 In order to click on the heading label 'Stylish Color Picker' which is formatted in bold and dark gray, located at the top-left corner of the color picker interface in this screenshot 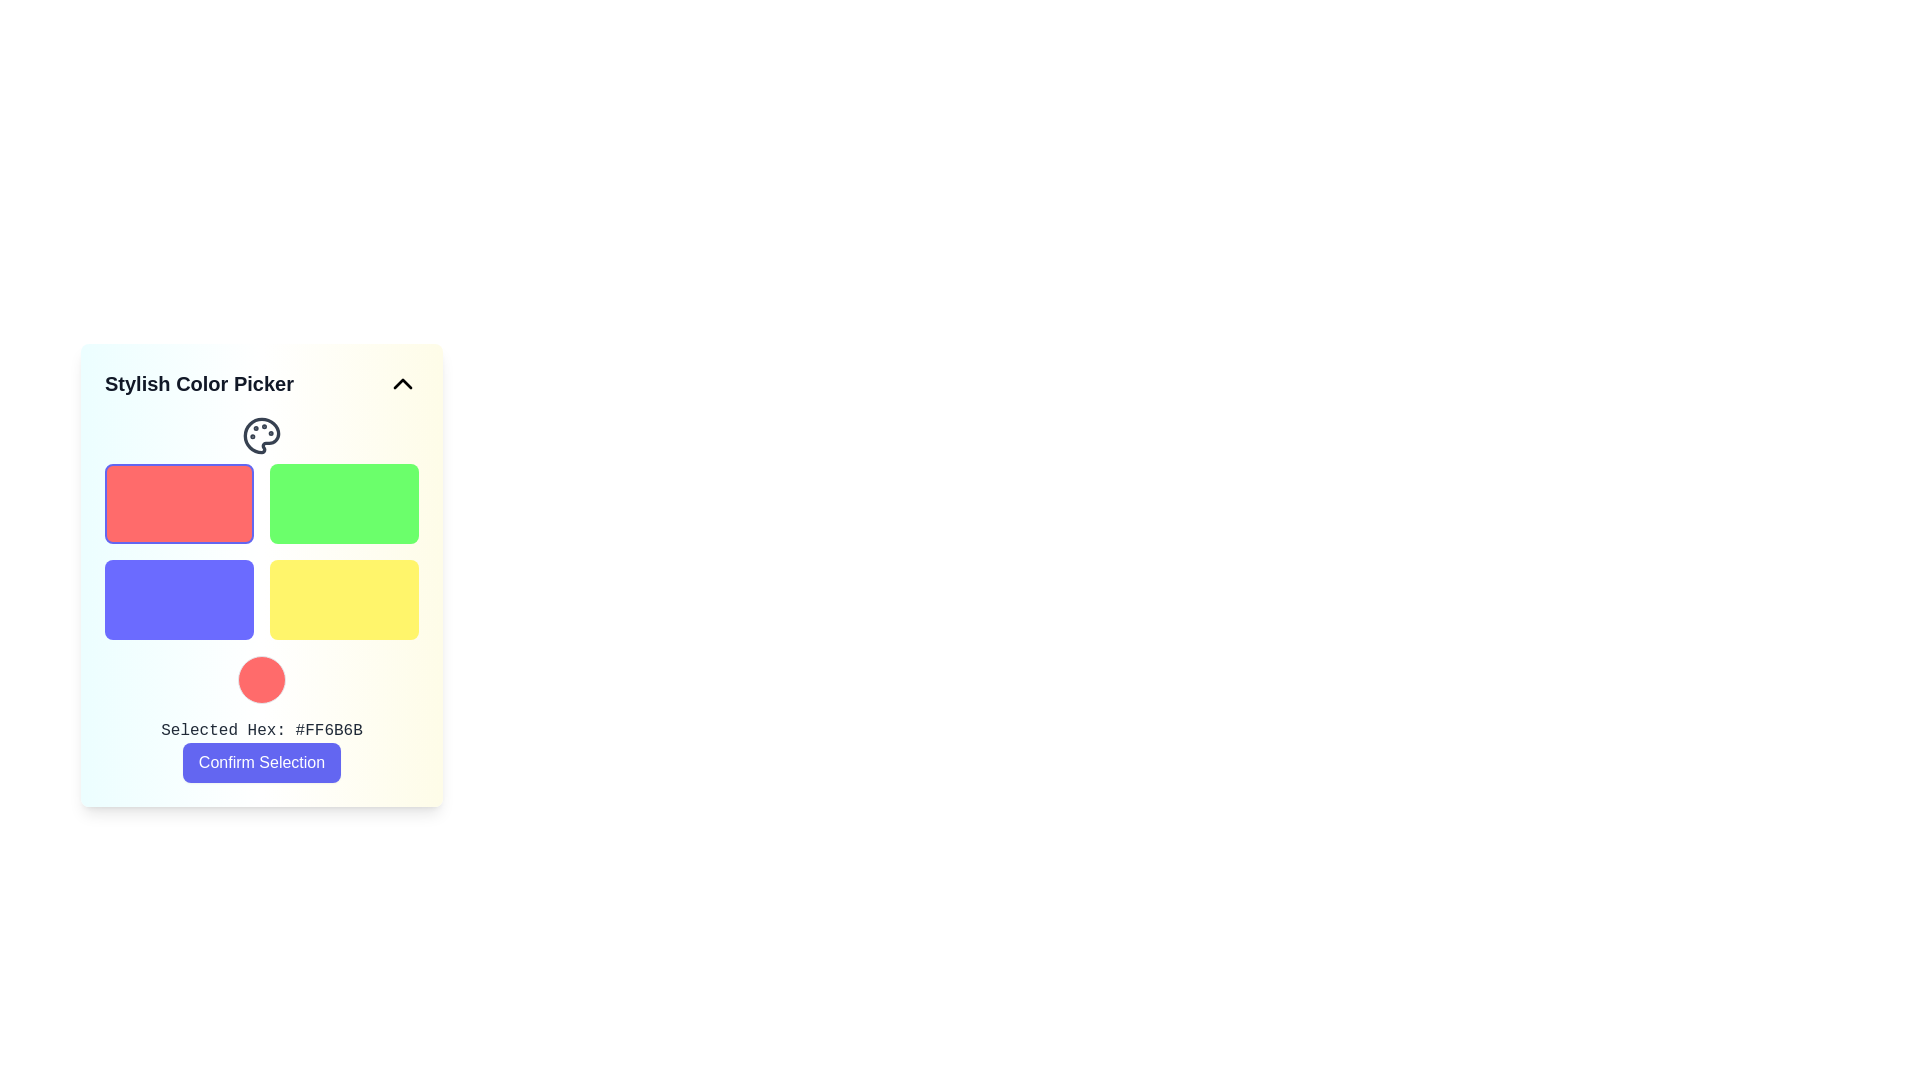, I will do `click(199, 384)`.